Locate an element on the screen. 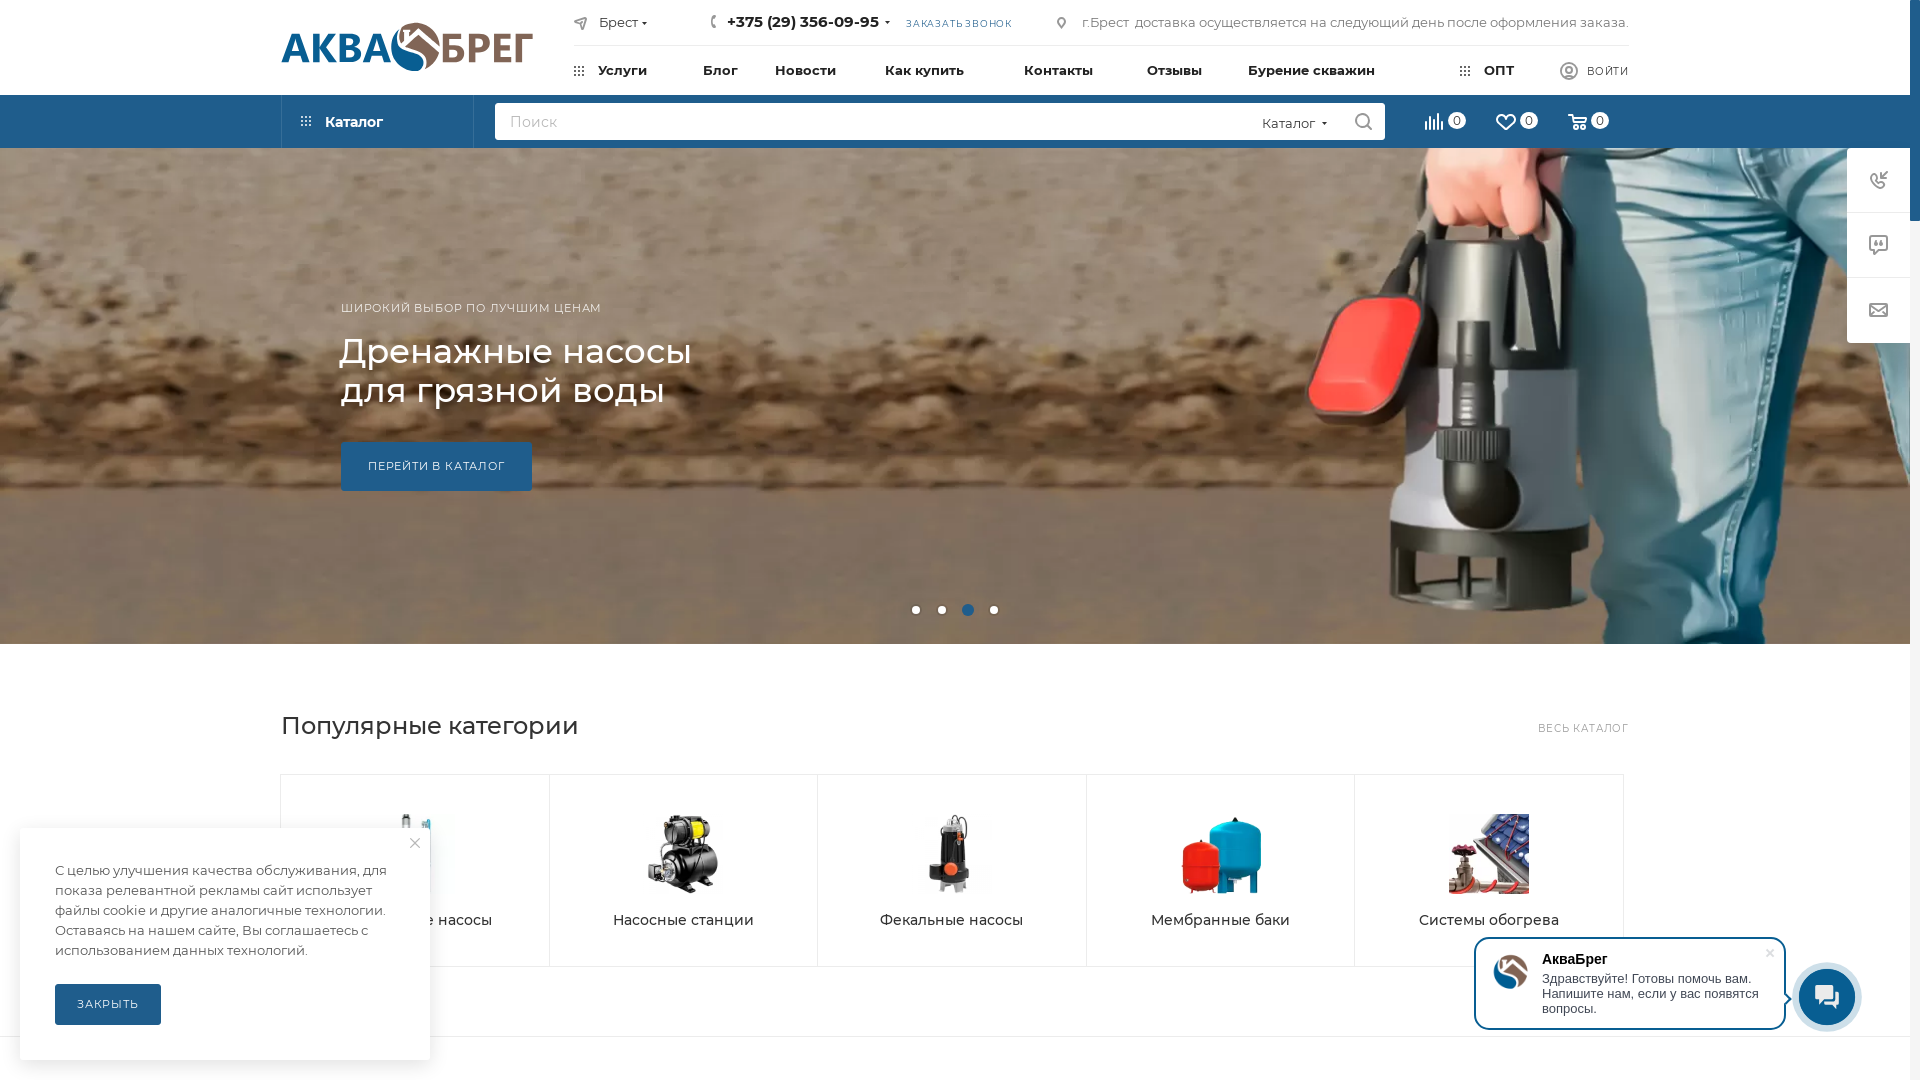 This screenshot has width=1920, height=1080. '0' is located at coordinates (1553, 124).